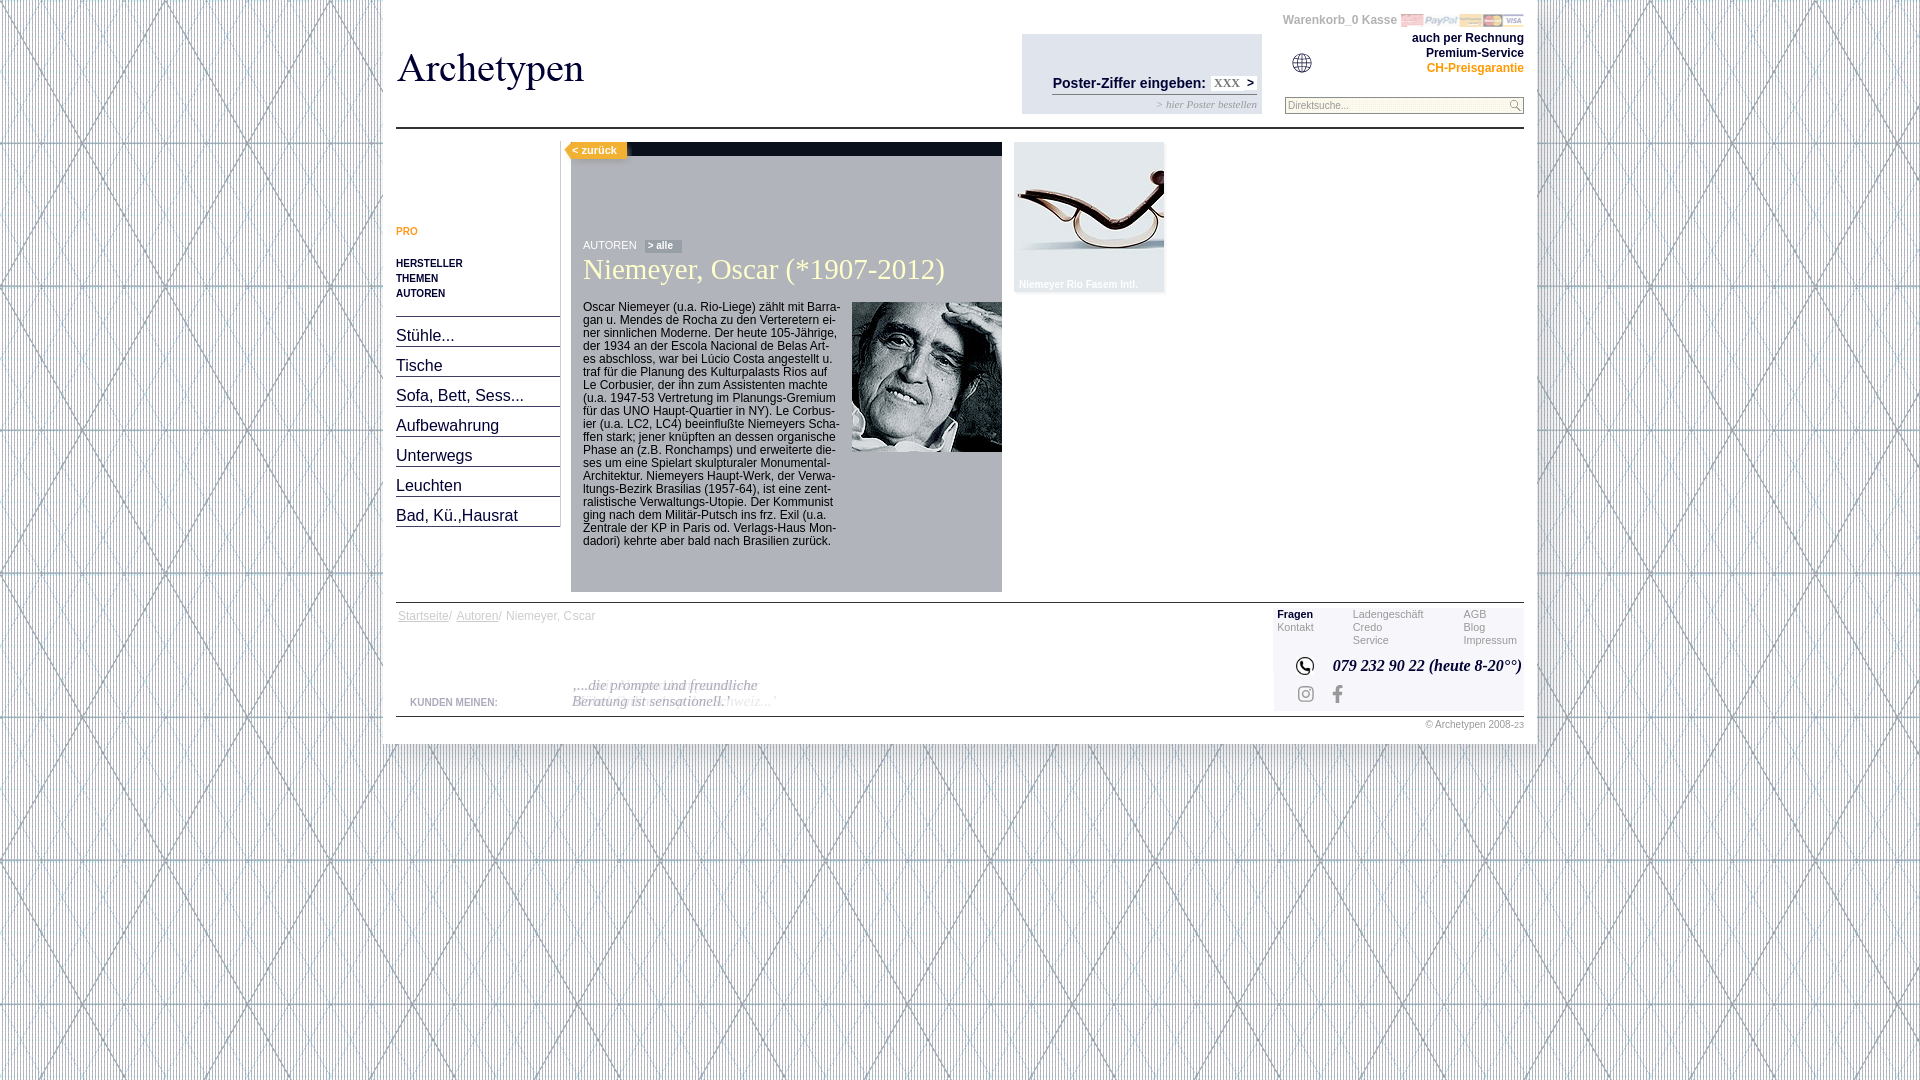 The height and width of the screenshot is (1080, 1920). Describe the element at coordinates (1088, 216) in the screenshot. I see `'Niemeyer Rio Fasem Intl.'` at that location.